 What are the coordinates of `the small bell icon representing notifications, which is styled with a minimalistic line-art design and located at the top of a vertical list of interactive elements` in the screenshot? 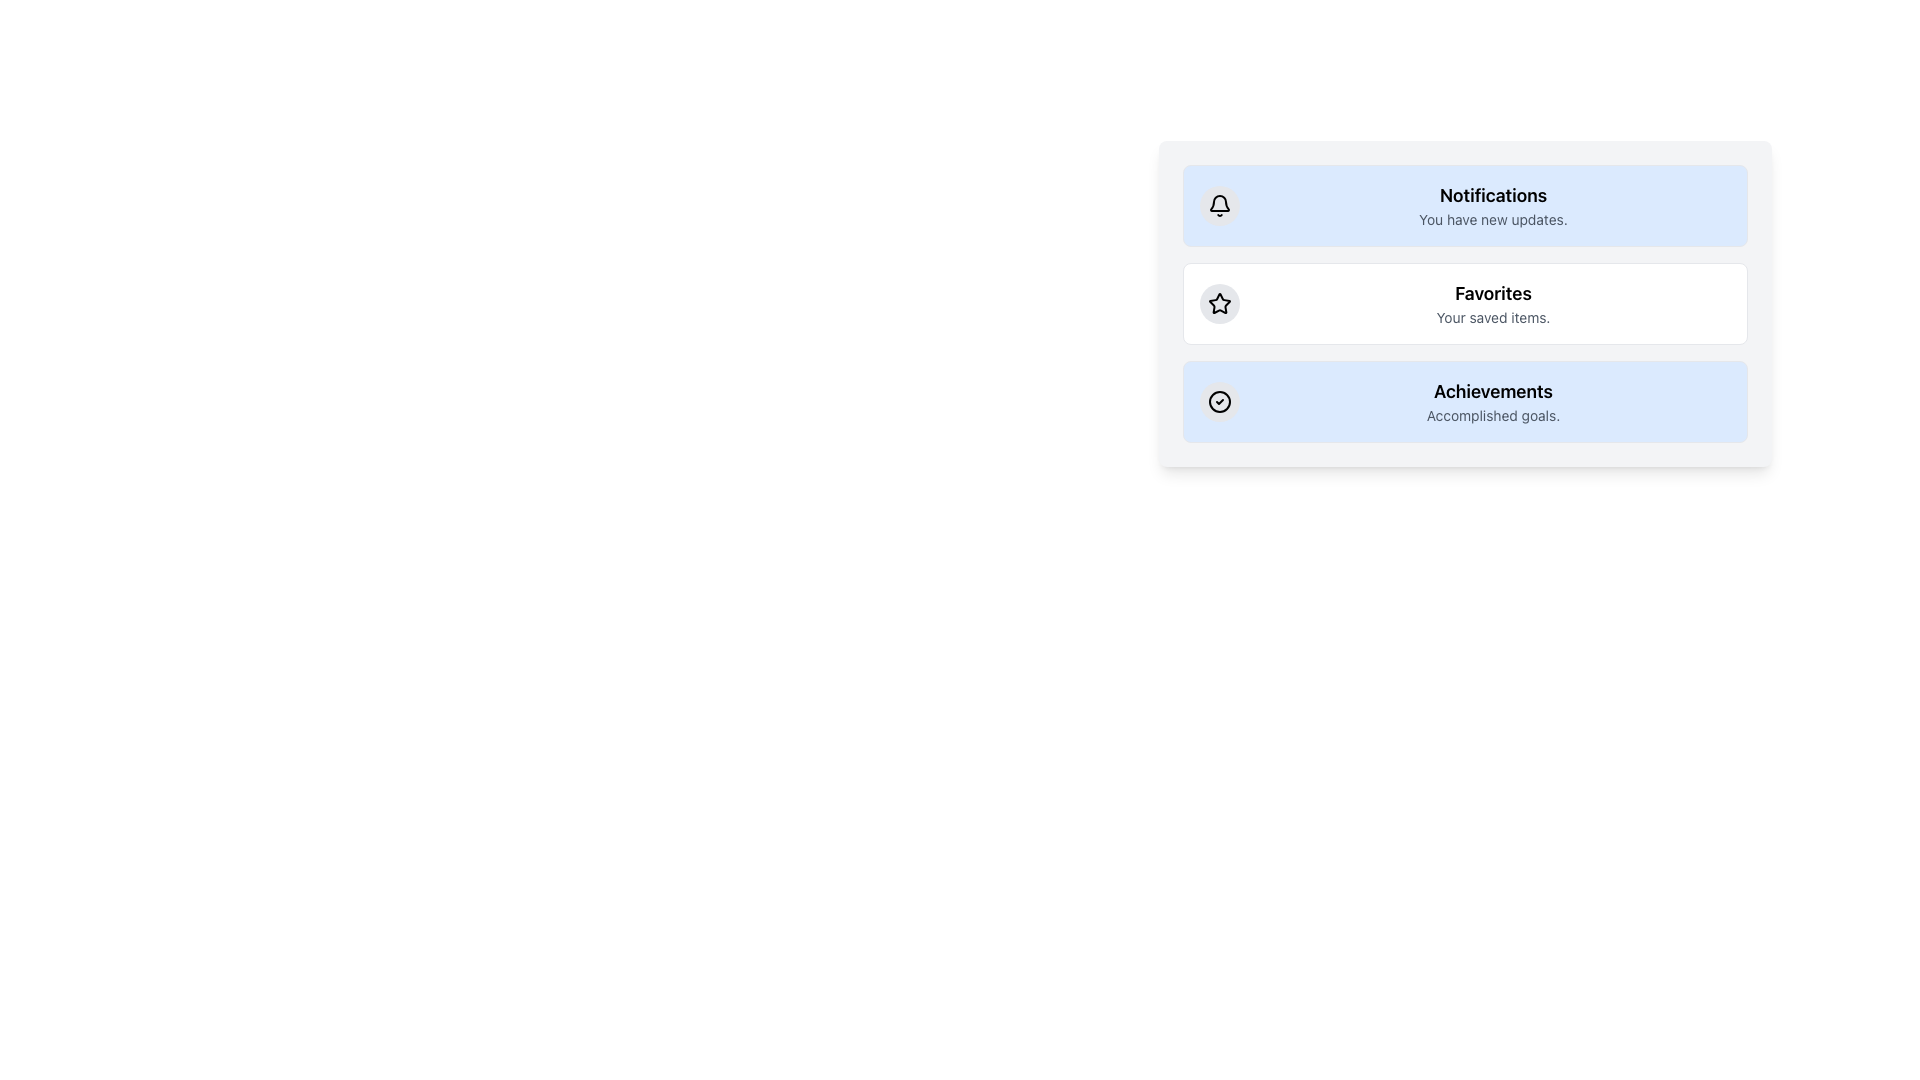 It's located at (1218, 205).